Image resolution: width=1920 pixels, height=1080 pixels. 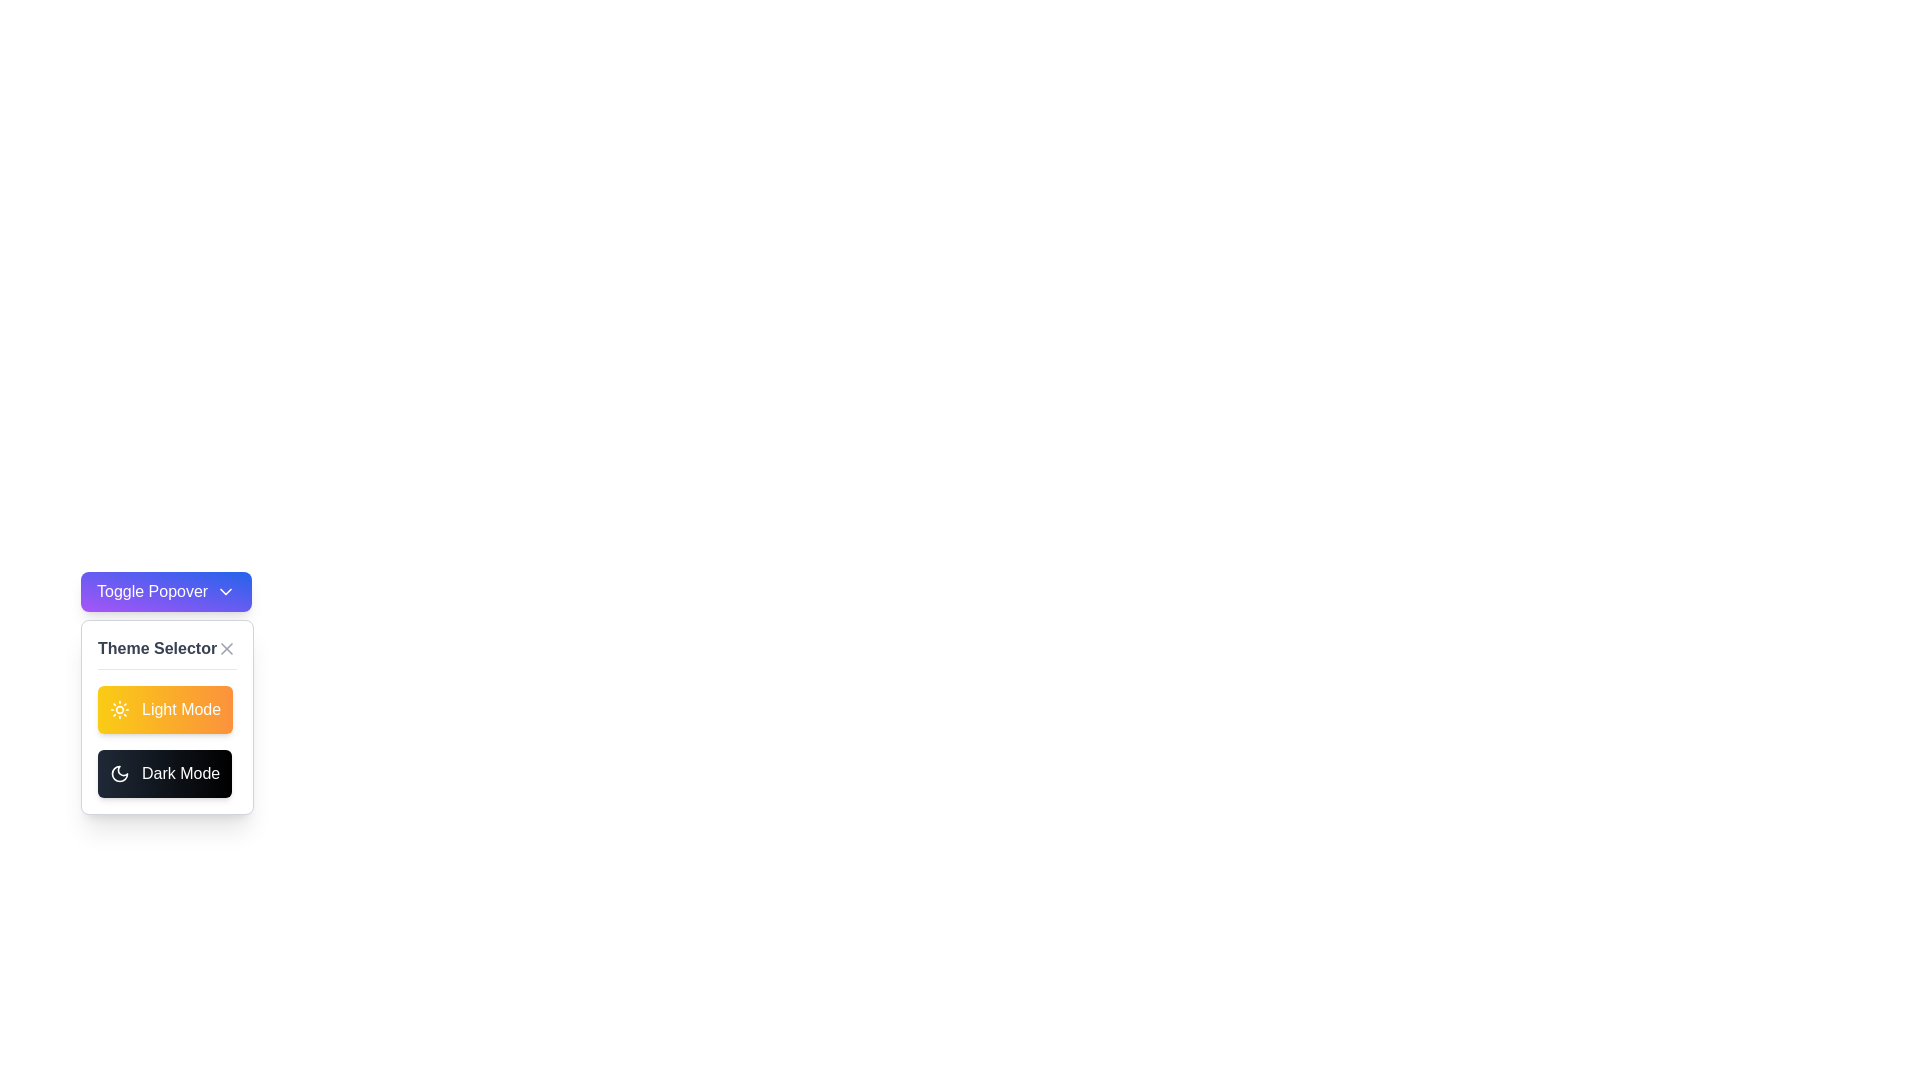 I want to click on the downward-pointing chevron icon located to the right of the 'Toggle Popover' text, so click(x=226, y=590).